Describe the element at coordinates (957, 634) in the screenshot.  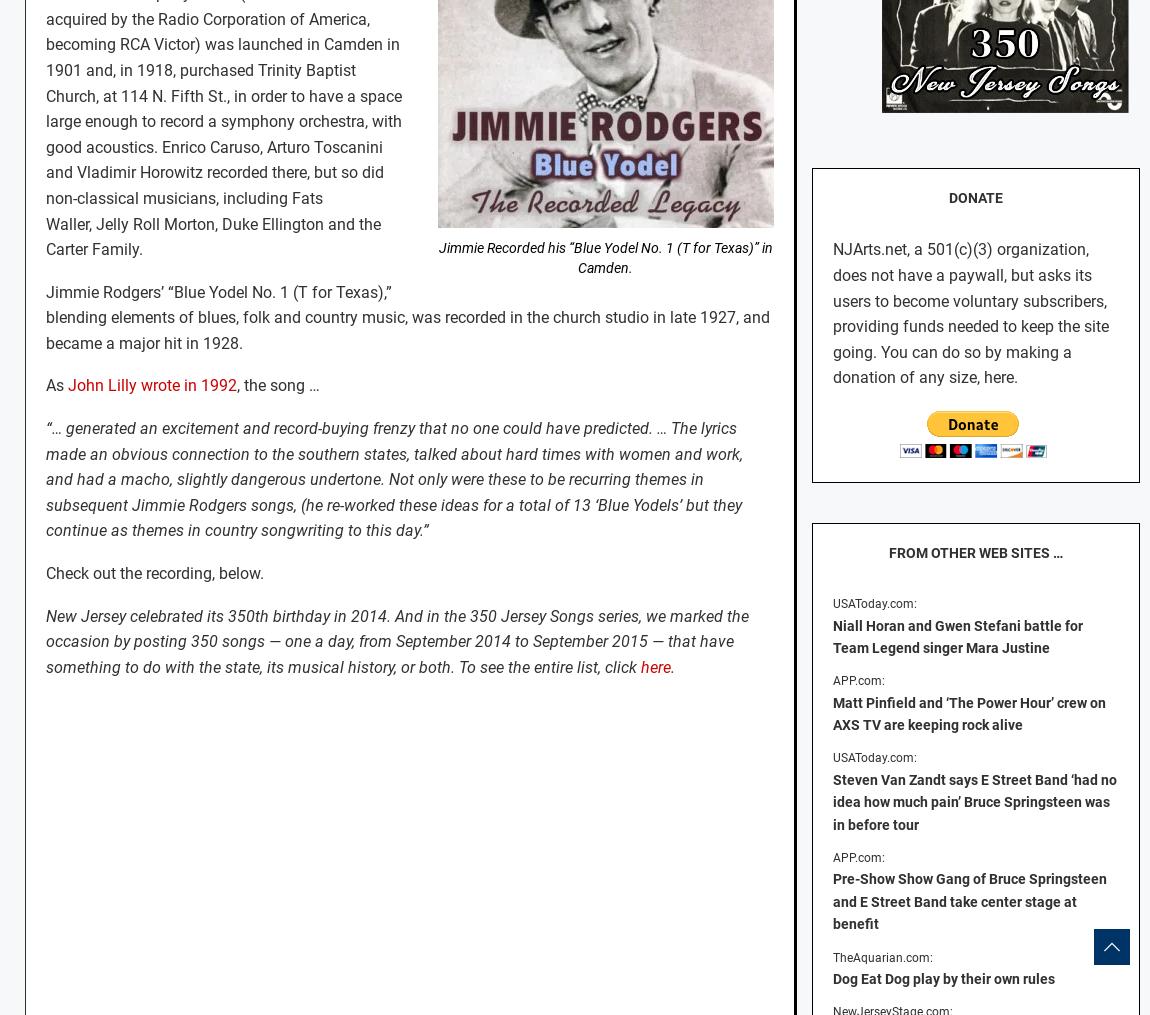
I see `'Niall Horan and Gwen Stefani battle for Team Legend singer Mara Justine'` at that location.